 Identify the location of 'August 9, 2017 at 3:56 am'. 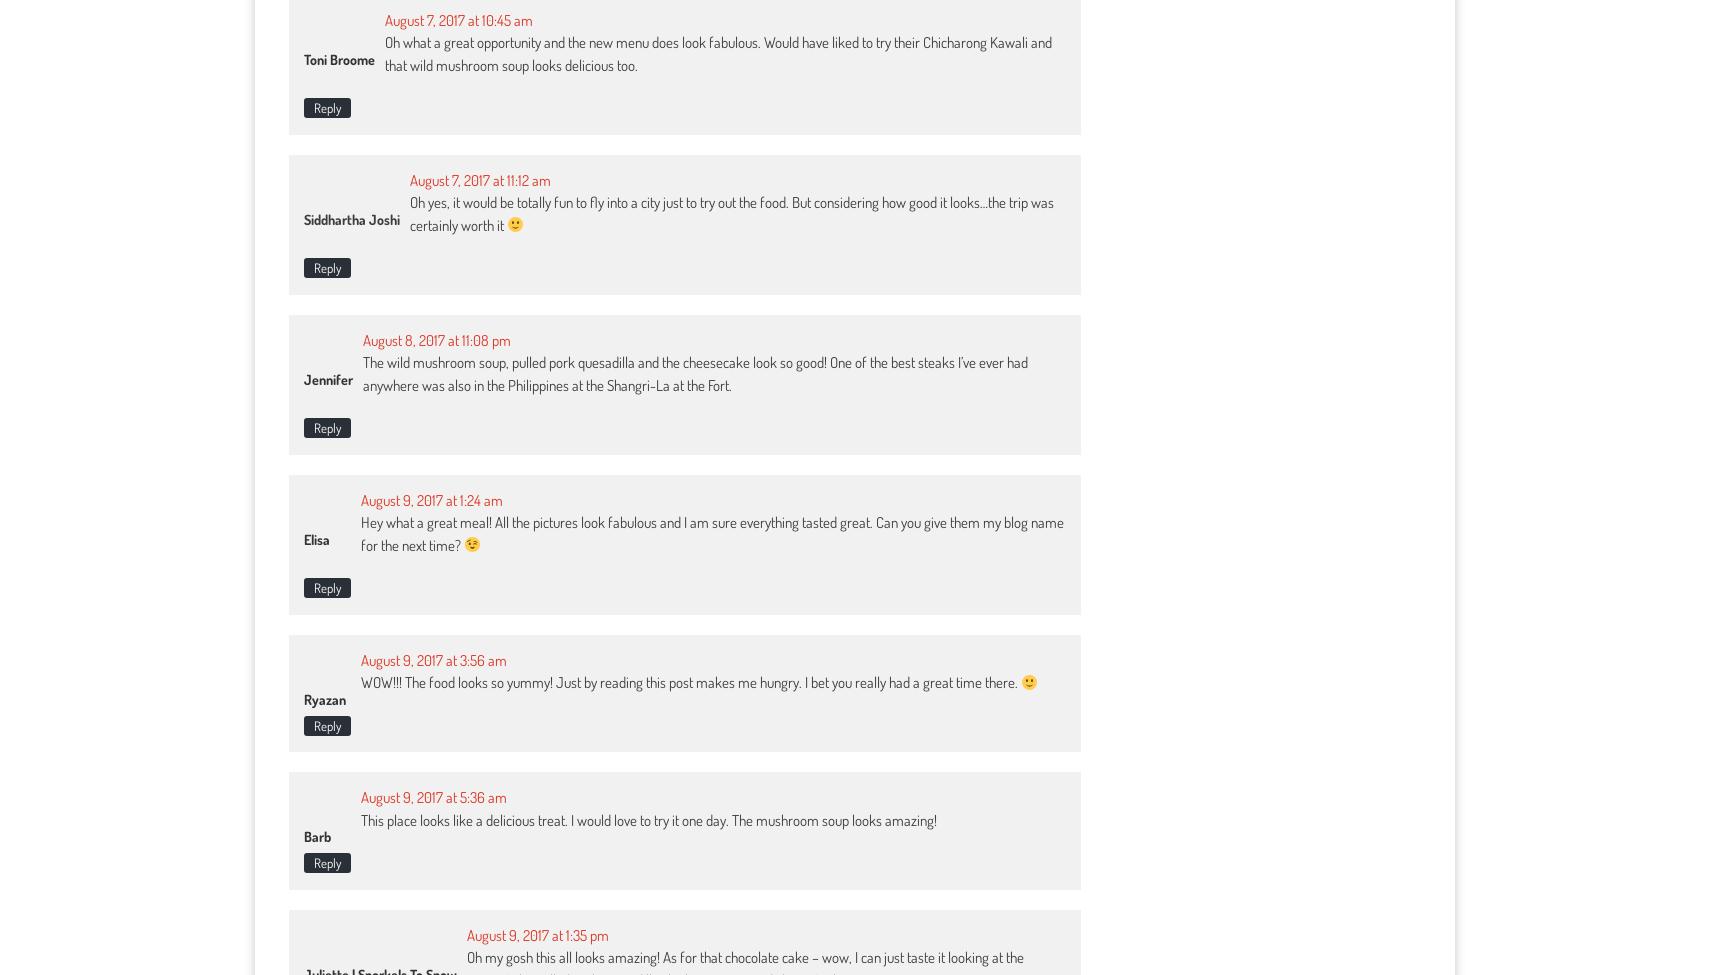
(359, 659).